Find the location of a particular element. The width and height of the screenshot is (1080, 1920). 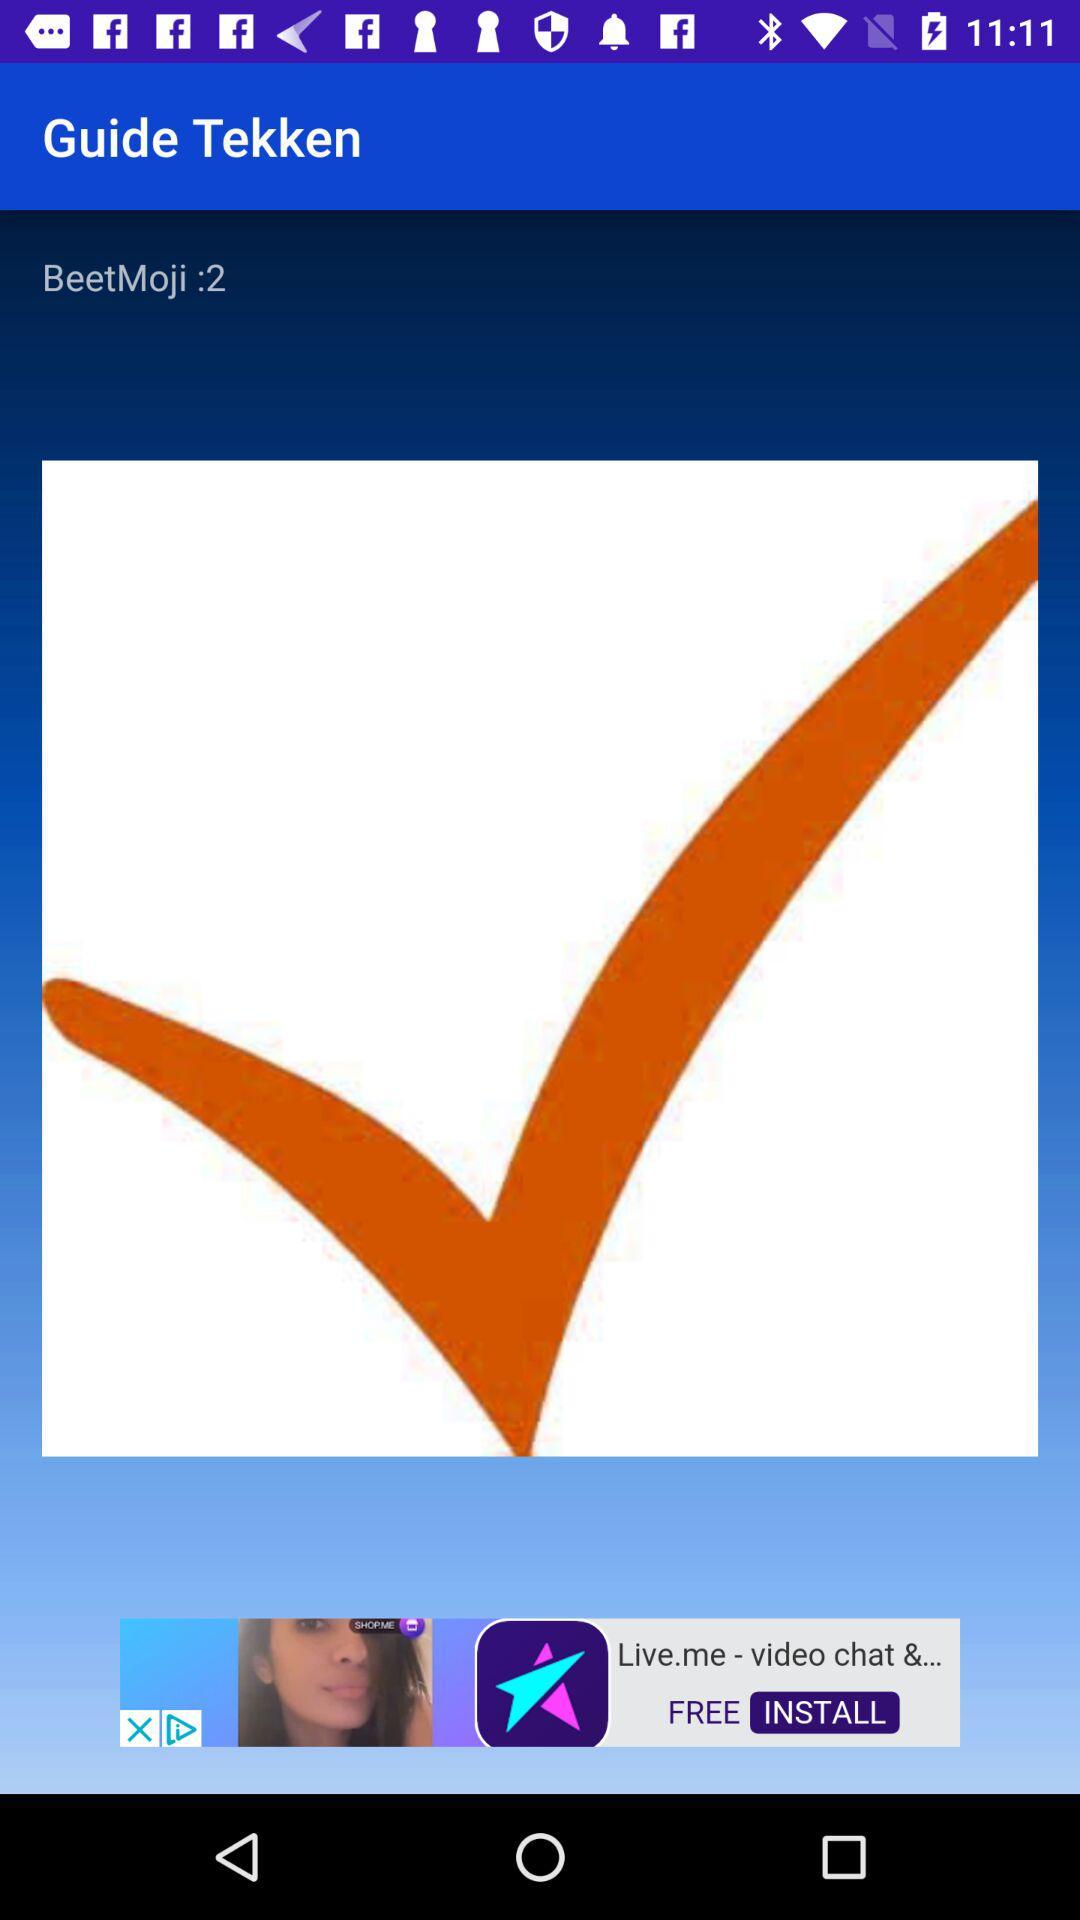

click on advertisement is located at coordinates (540, 1680).